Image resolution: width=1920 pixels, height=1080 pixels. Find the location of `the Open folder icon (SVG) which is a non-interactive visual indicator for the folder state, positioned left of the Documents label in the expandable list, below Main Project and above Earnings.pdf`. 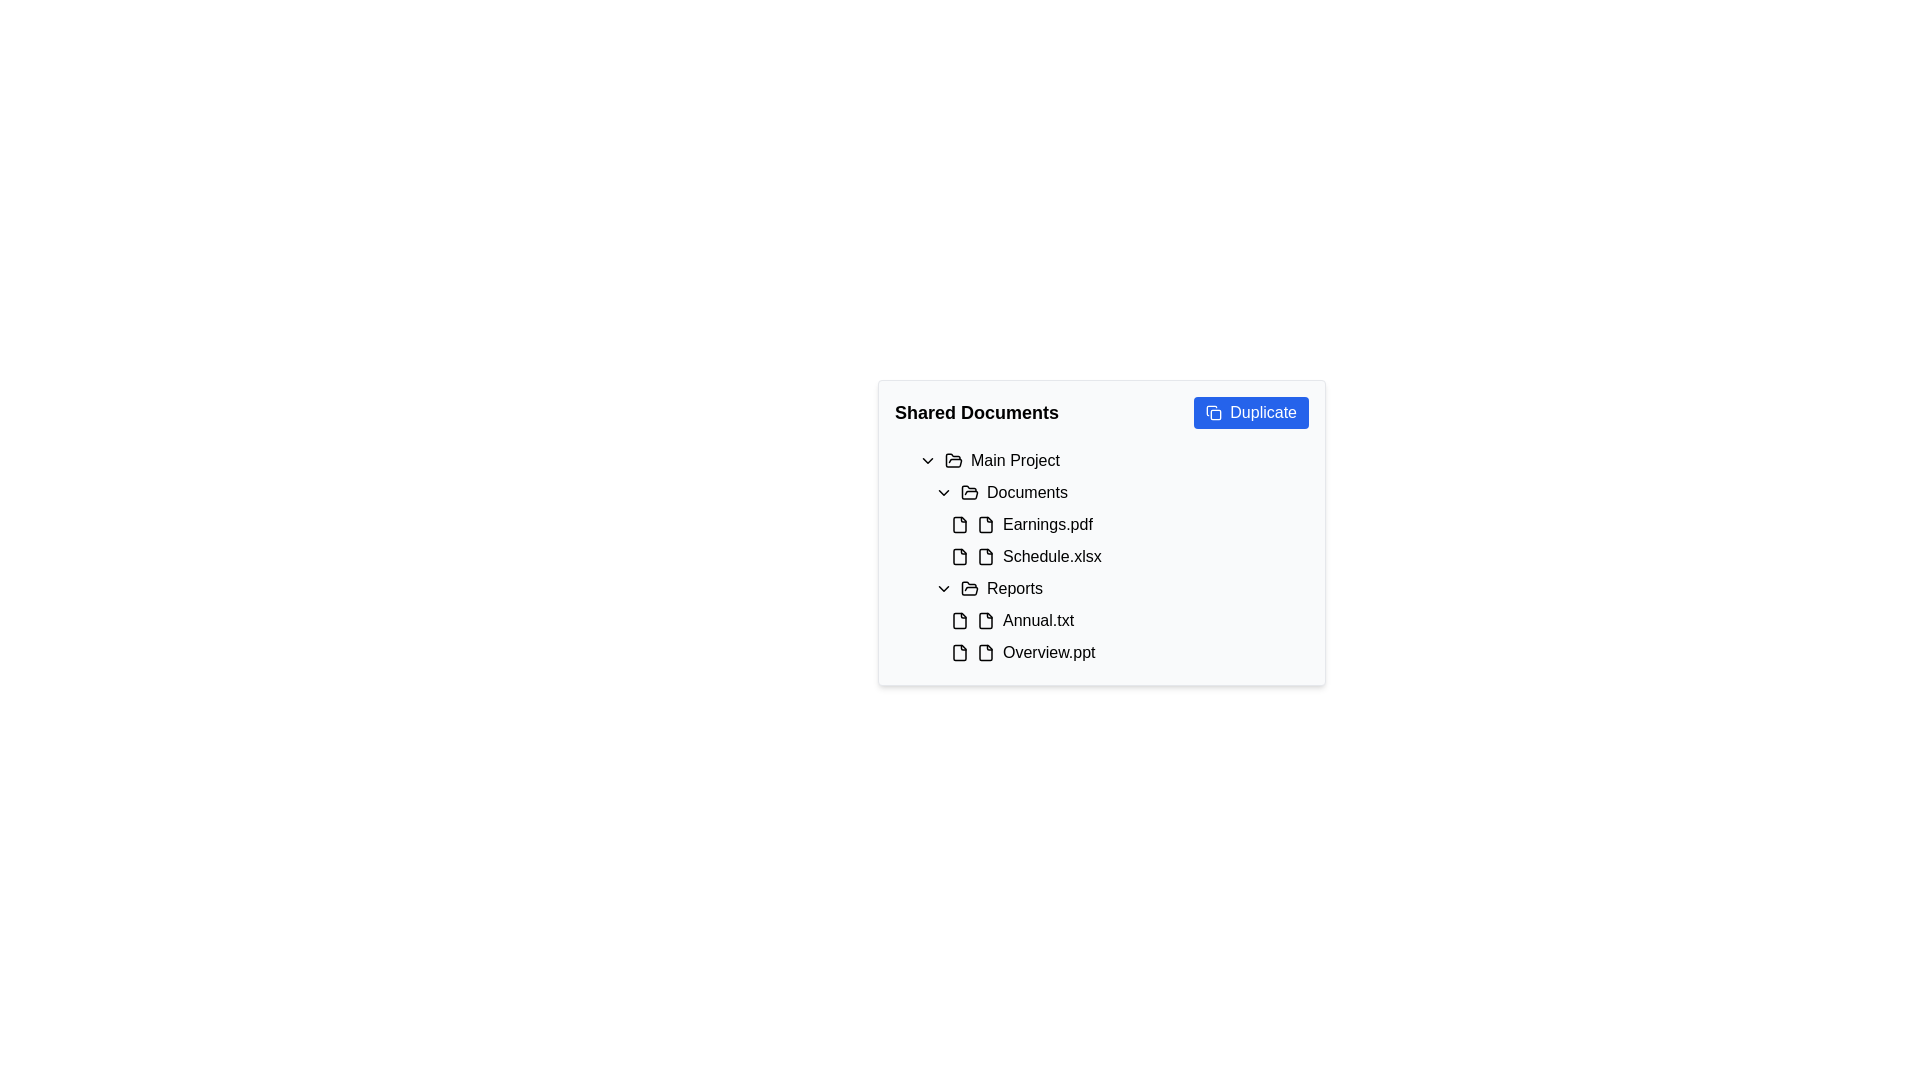

the Open folder icon (SVG) which is a non-interactive visual indicator for the folder state, positioned left of the Documents label in the expandable list, below Main Project and above Earnings.pdf is located at coordinates (969, 493).